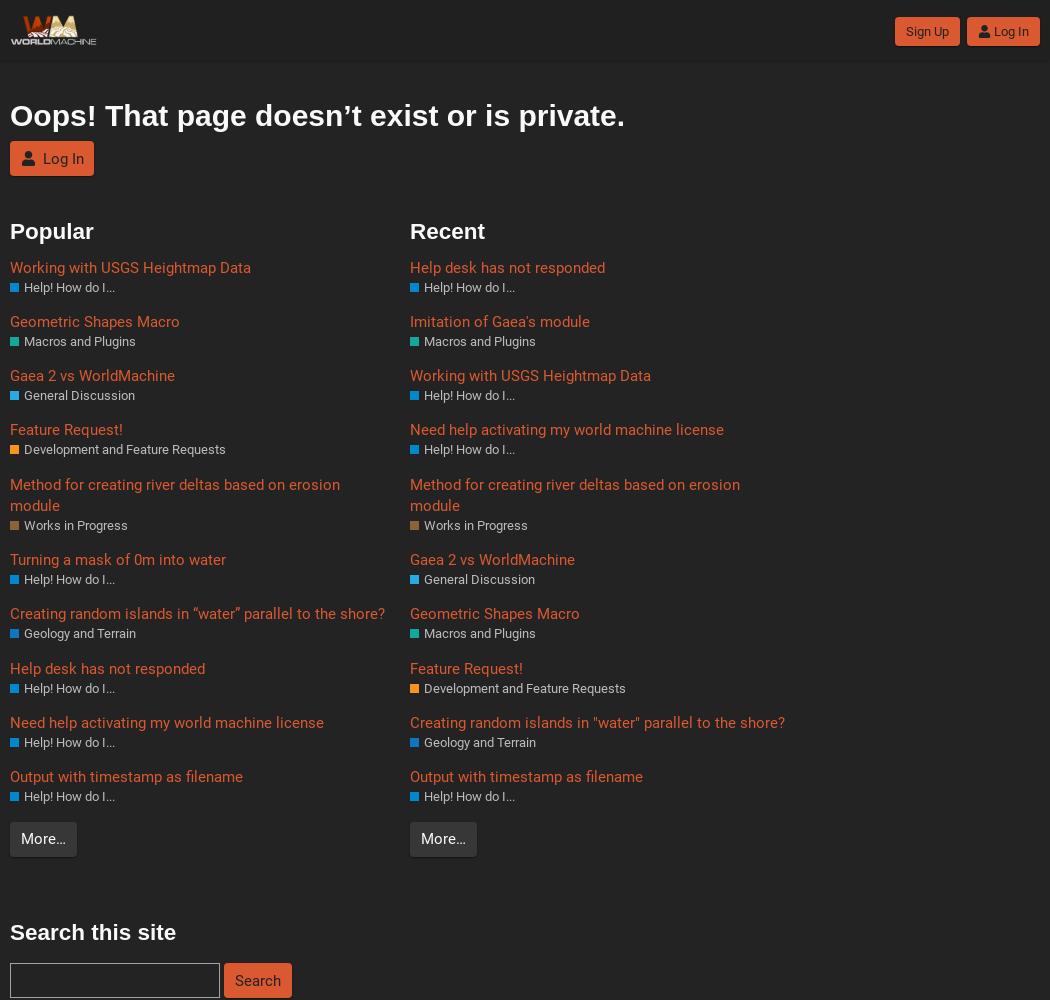  Describe the element at coordinates (904, 31) in the screenshot. I see `'Sign Up'` at that location.